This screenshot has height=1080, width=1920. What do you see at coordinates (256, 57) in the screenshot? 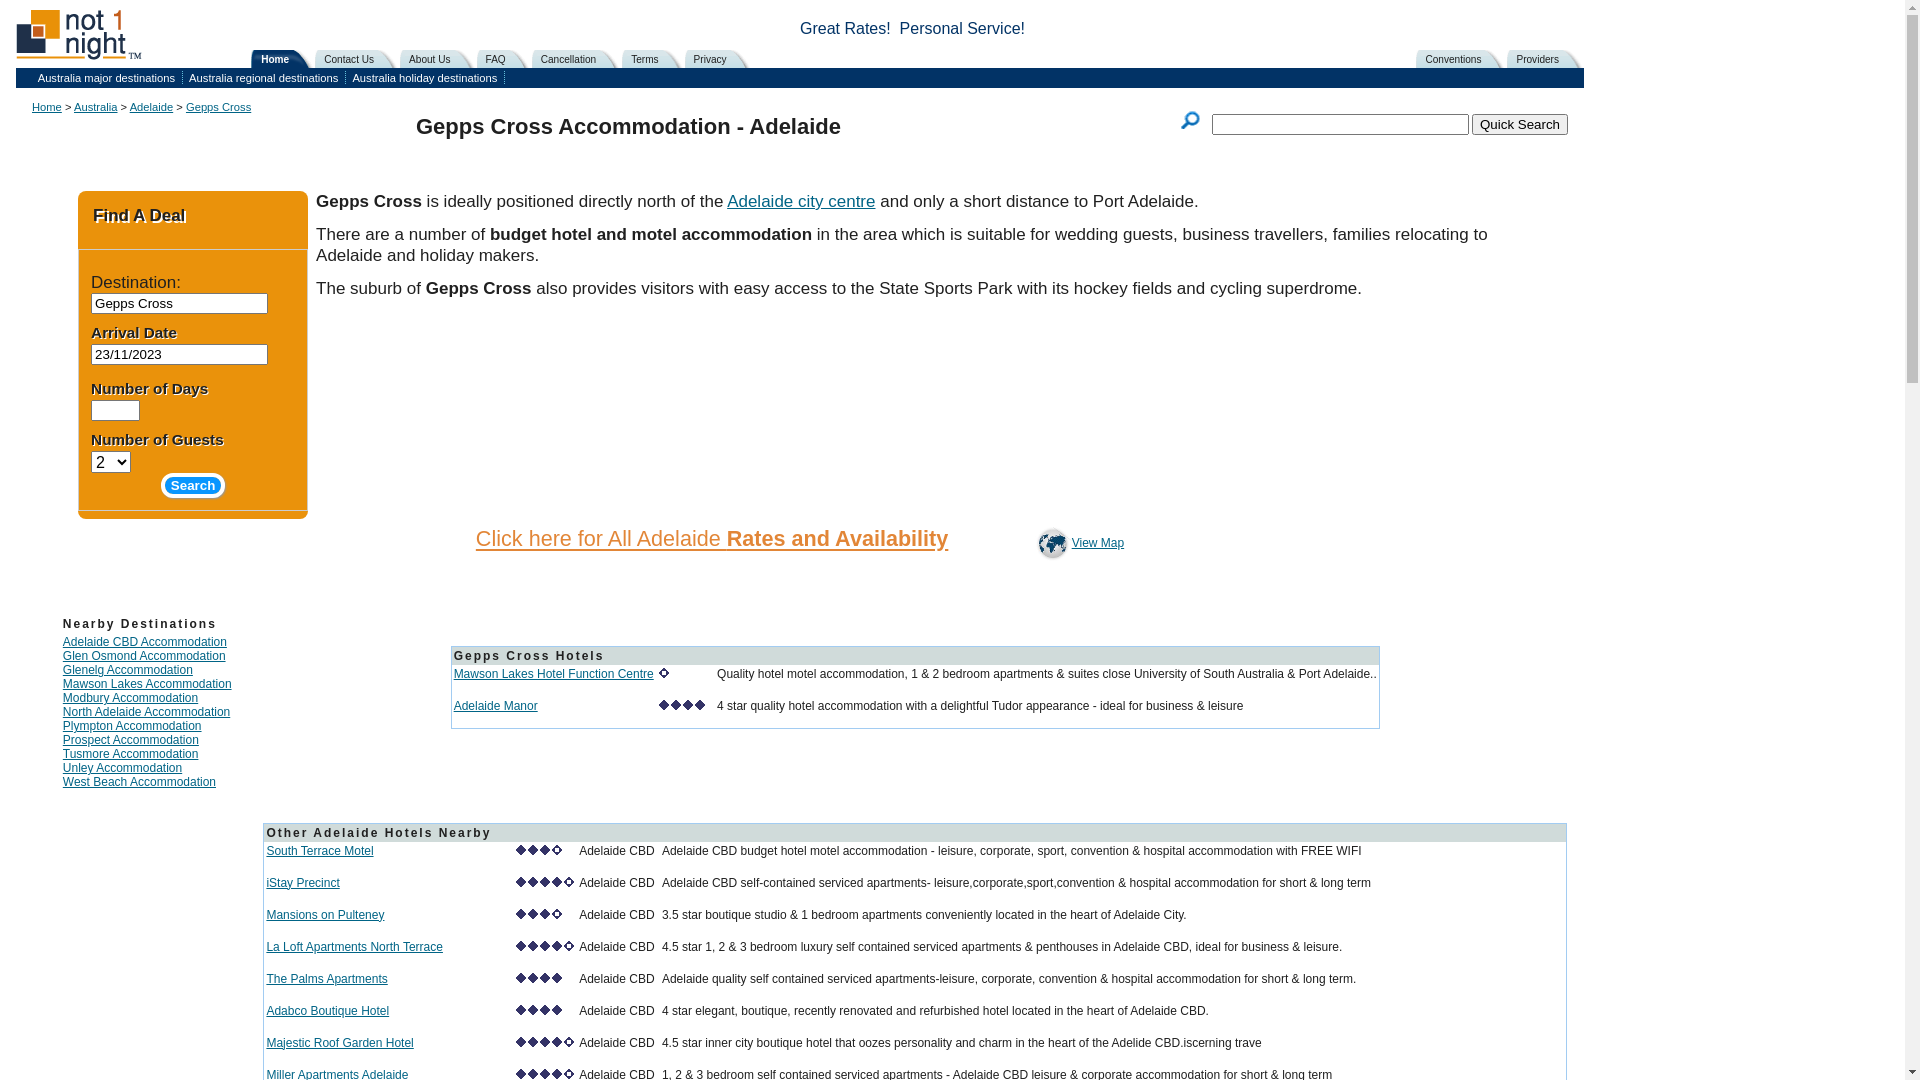
I see `'Home'` at bounding box center [256, 57].